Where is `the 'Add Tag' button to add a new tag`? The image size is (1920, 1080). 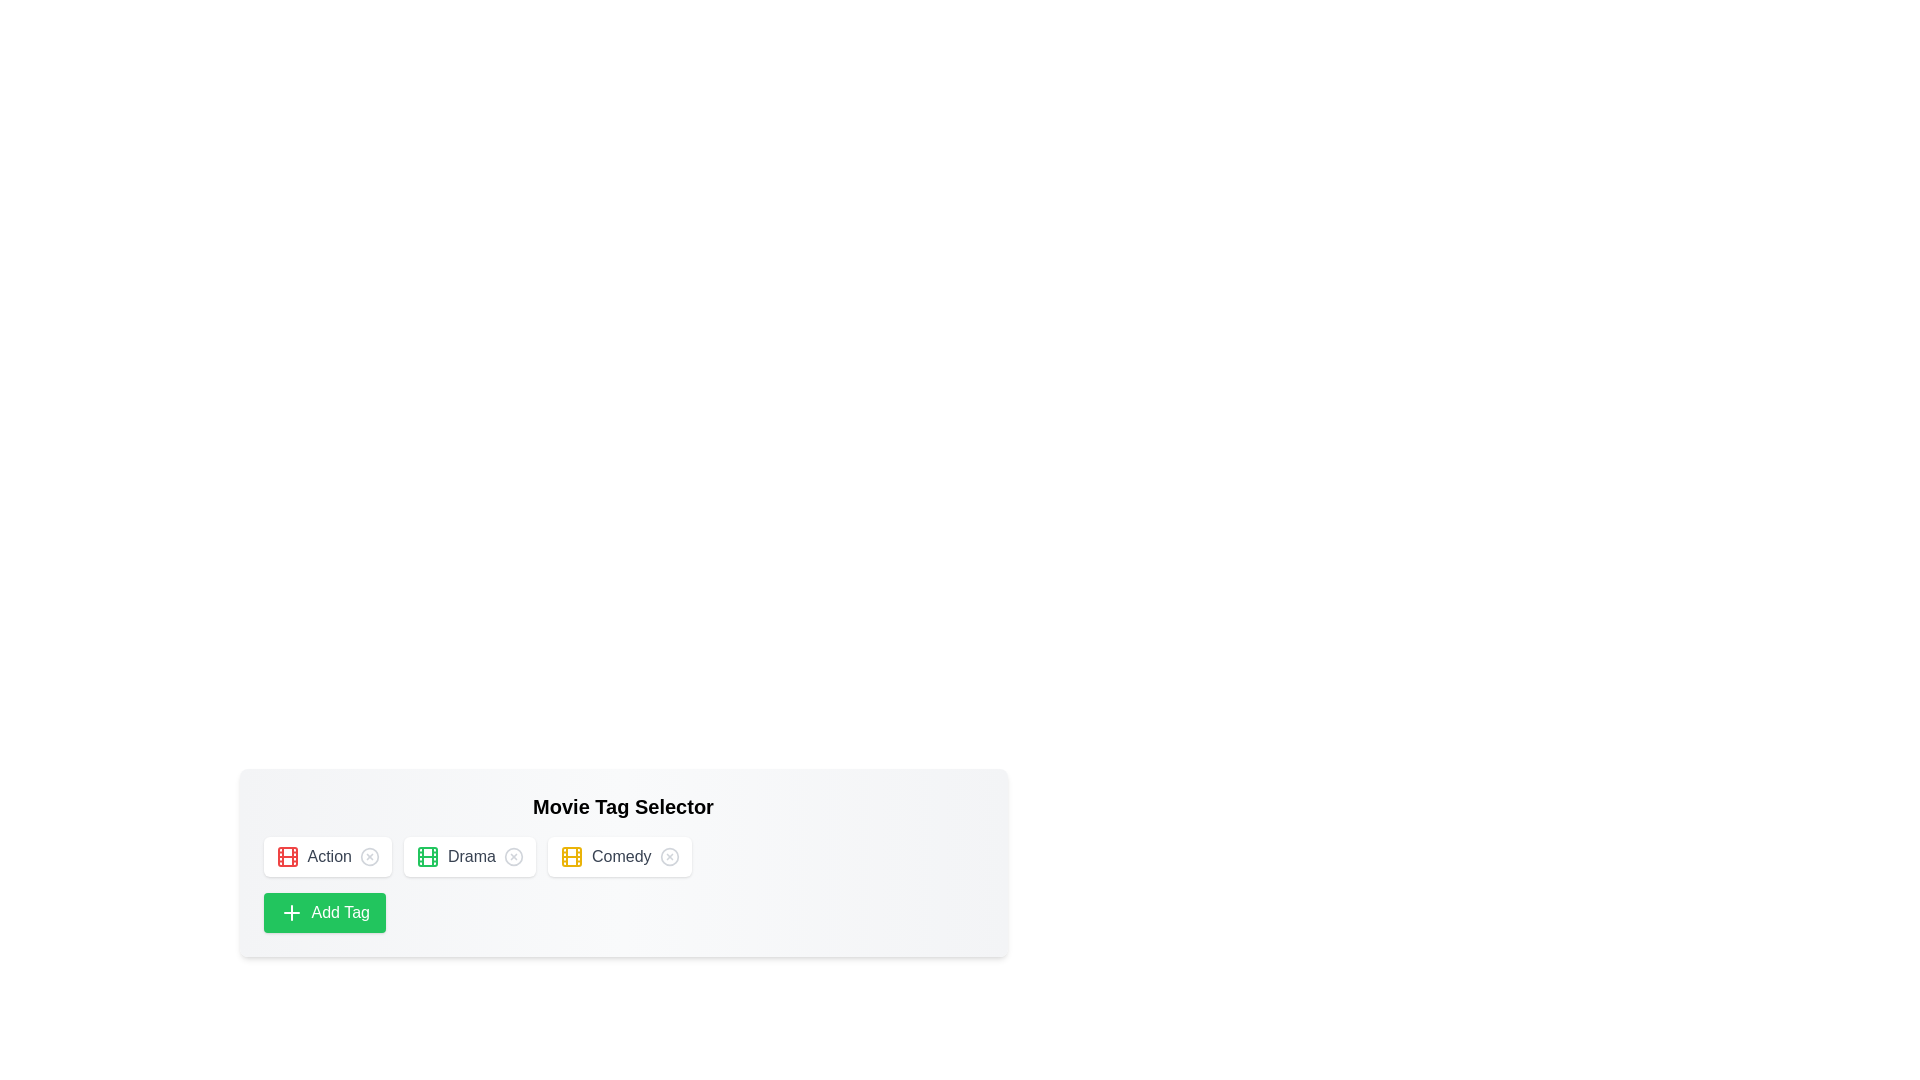 the 'Add Tag' button to add a new tag is located at coordinates (324, 913).